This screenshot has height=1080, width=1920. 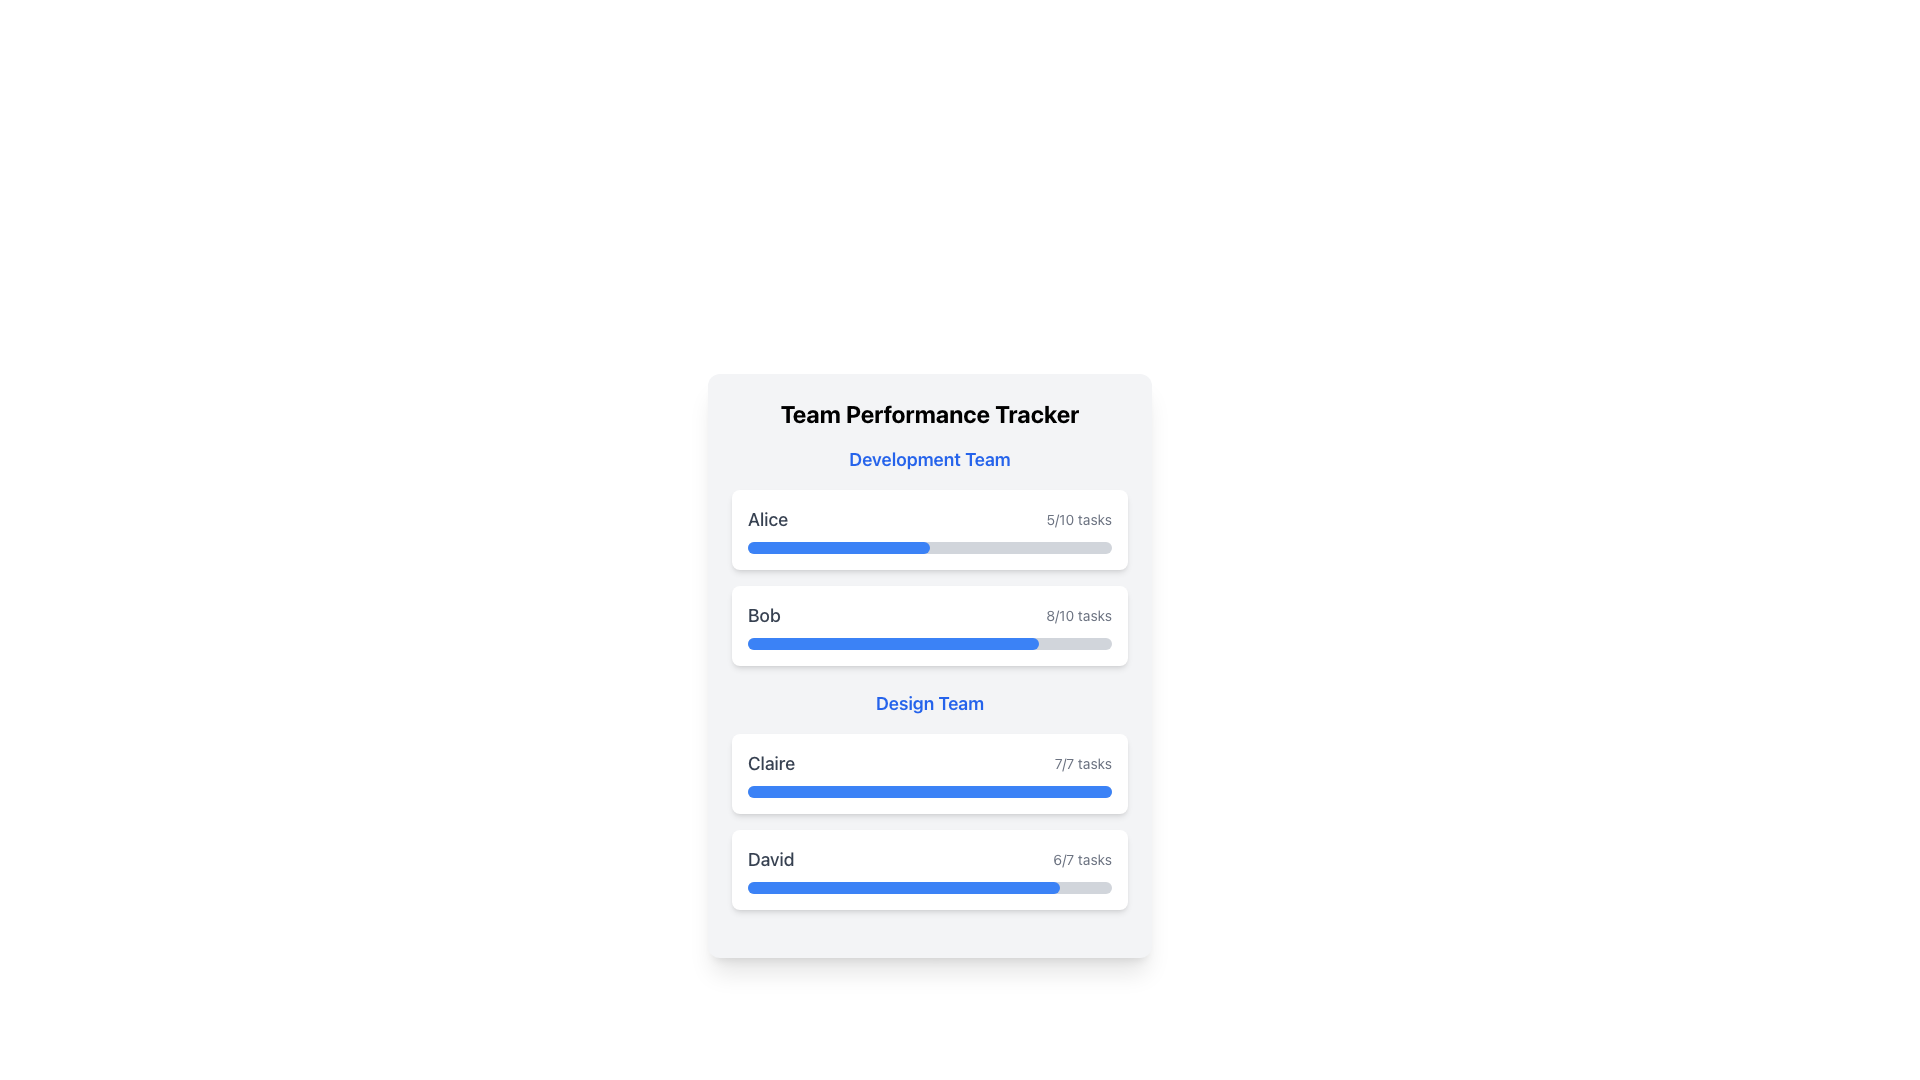 What do you see at coordinates (929, 798) in the screenshot?
I see `performance metrics displayed in the Informational Panel for the Design Team, which includes members' names, task progress bars, and task completion summaries` at bounding box center [929, 798].